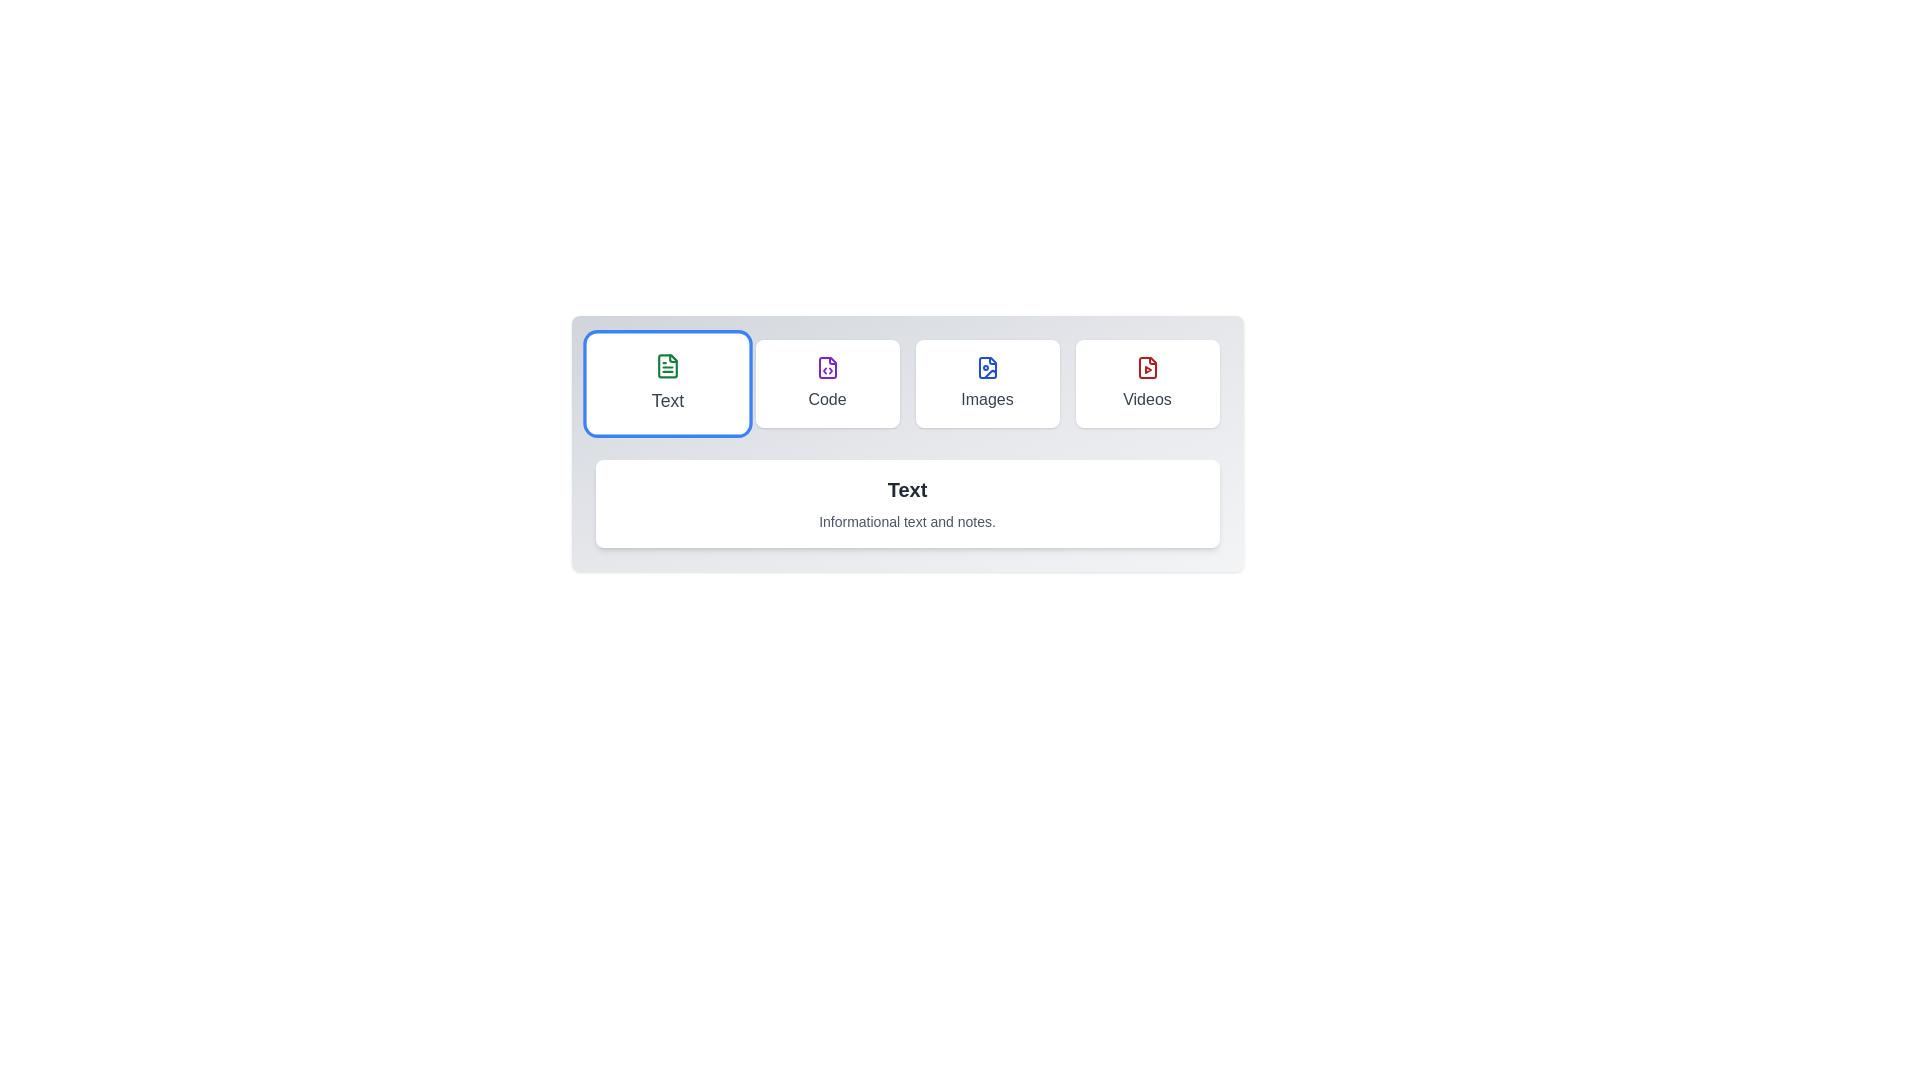  I want to click on the Code tab by clicking on it, so click(827, 384).